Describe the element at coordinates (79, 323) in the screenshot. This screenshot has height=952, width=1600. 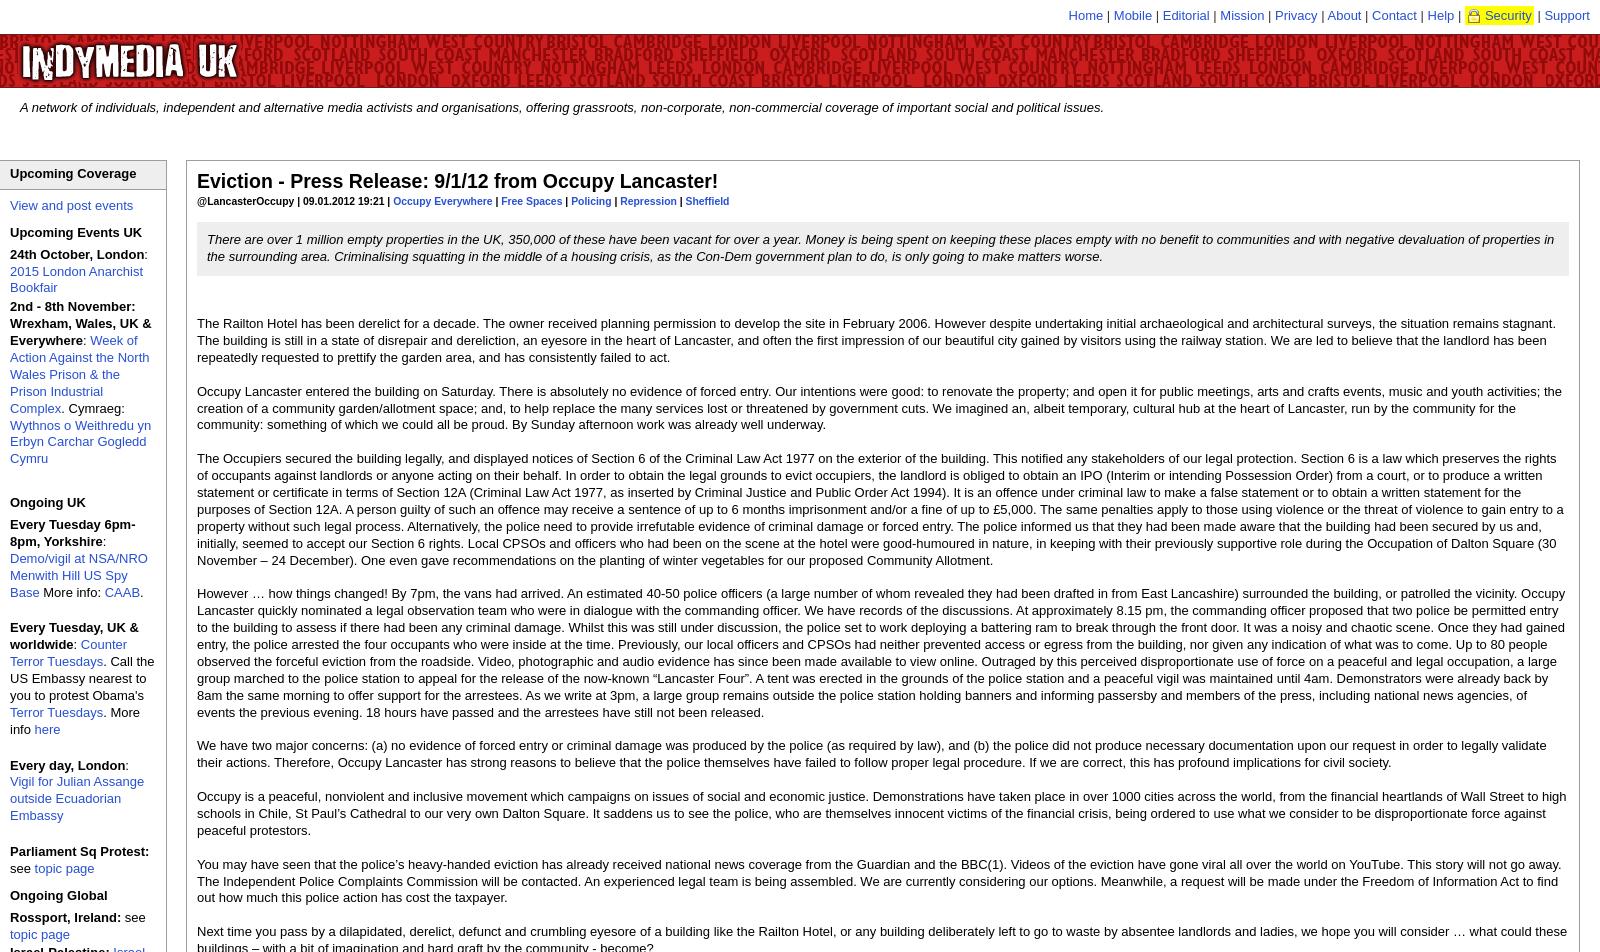
I see `'2nd - 8th November: Wrexham, Wales, UK & Everywhere'` at that location.